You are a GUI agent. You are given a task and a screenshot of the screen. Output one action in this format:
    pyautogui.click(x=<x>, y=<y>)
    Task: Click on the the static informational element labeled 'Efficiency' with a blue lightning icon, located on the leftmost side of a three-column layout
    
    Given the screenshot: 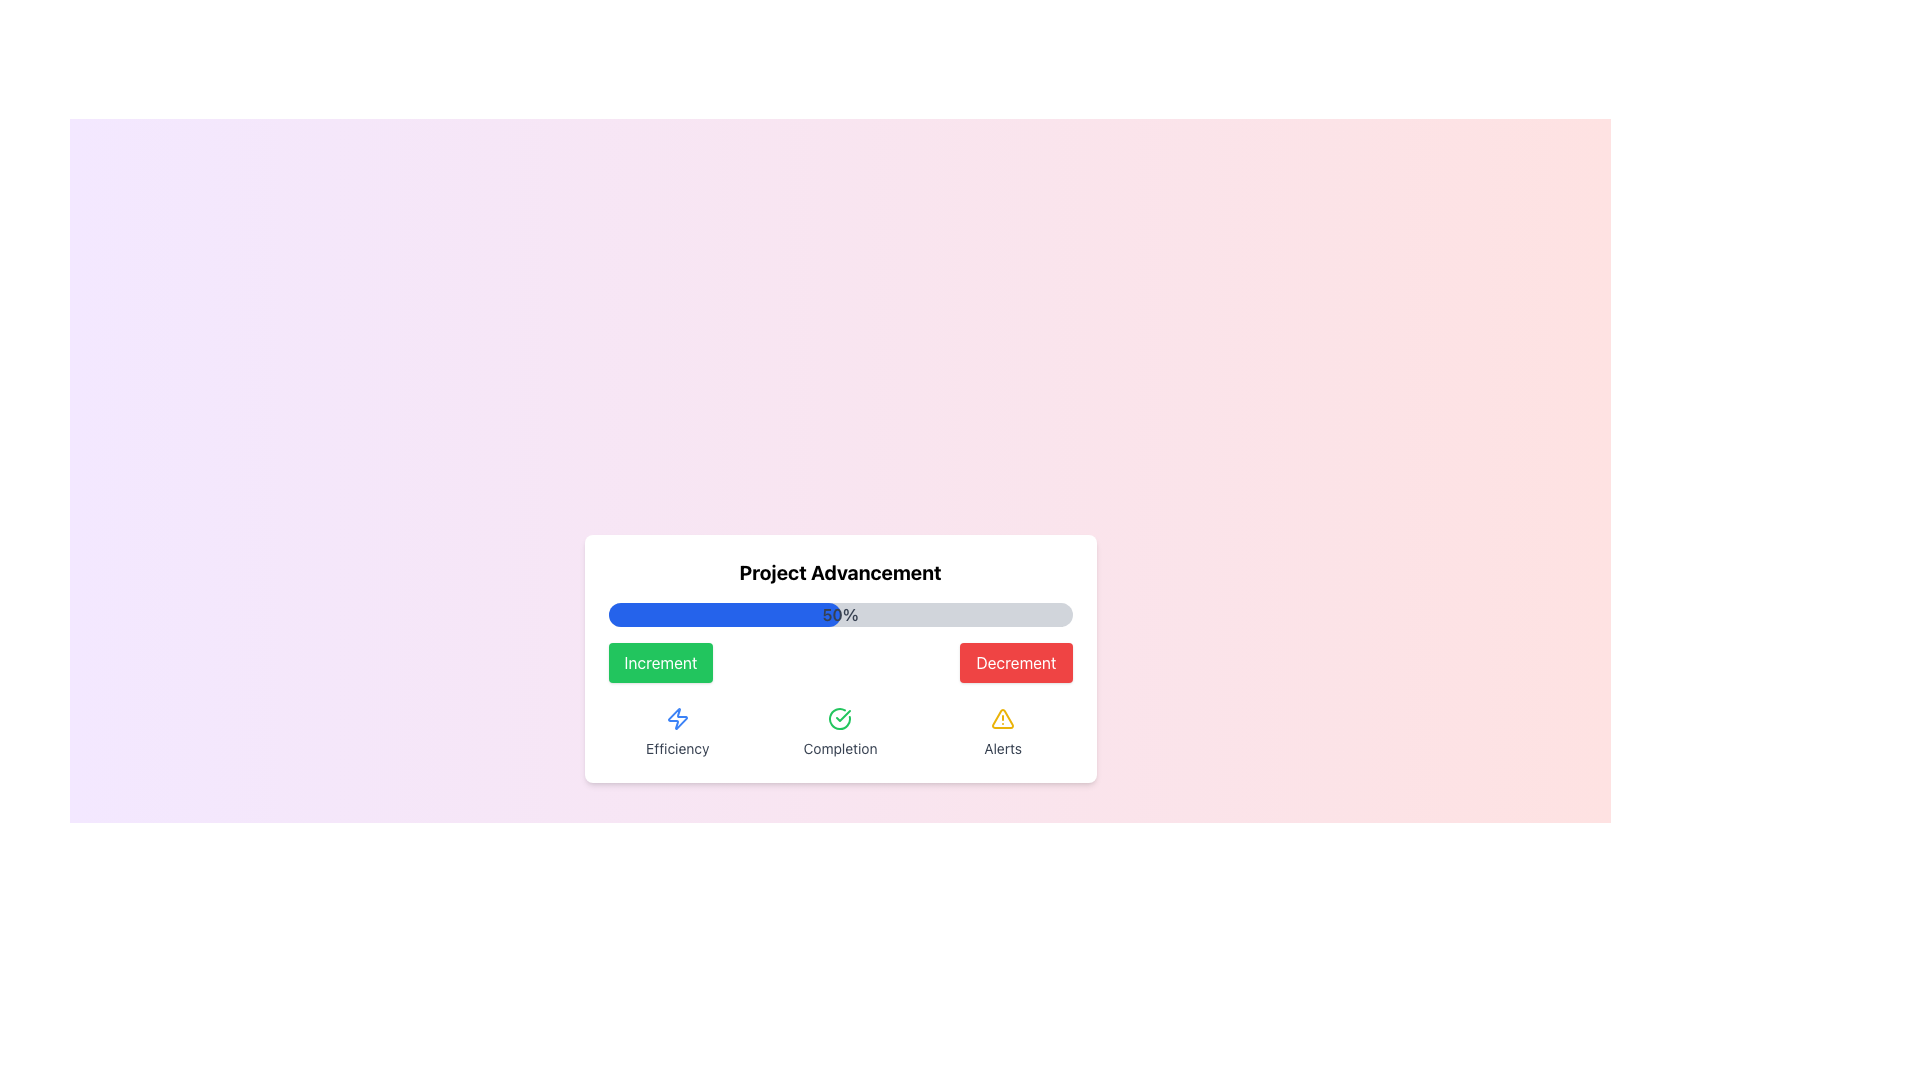 What is the action you would take?
    pyautogui.click(x=677, y=732)
    